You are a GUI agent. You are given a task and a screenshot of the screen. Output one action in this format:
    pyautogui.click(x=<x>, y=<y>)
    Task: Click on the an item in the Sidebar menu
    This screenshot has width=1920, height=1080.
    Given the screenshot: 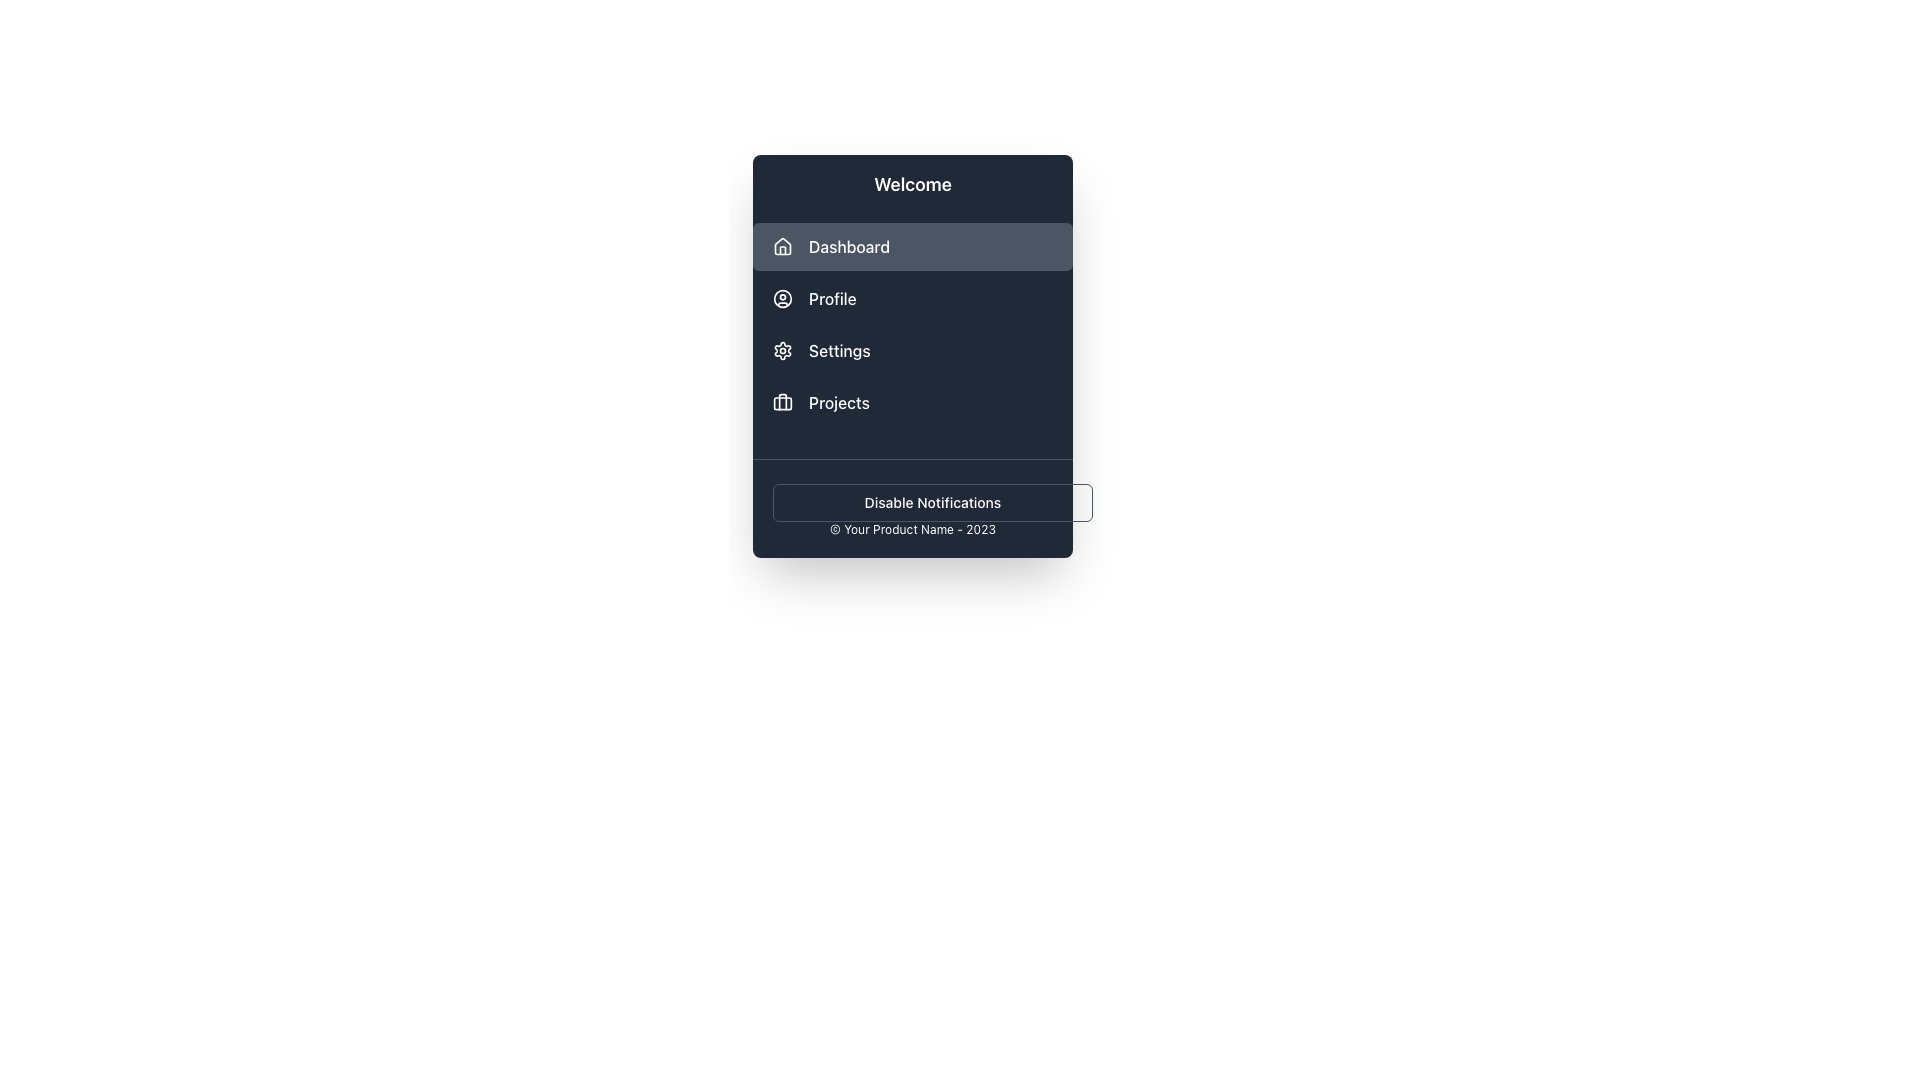 What is the action you would take?
    pyautogui.click(x=911, y=354)
    